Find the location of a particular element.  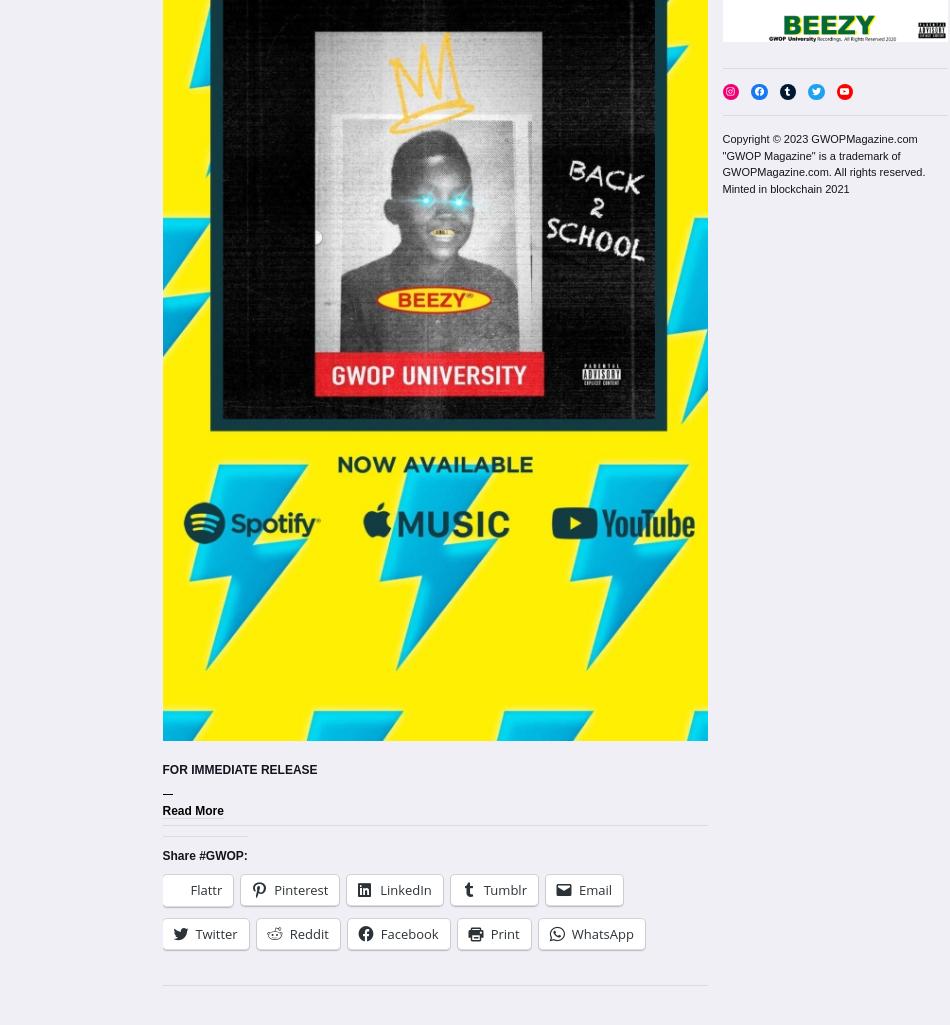

'Reddit' is located at coordinates (307, 933).